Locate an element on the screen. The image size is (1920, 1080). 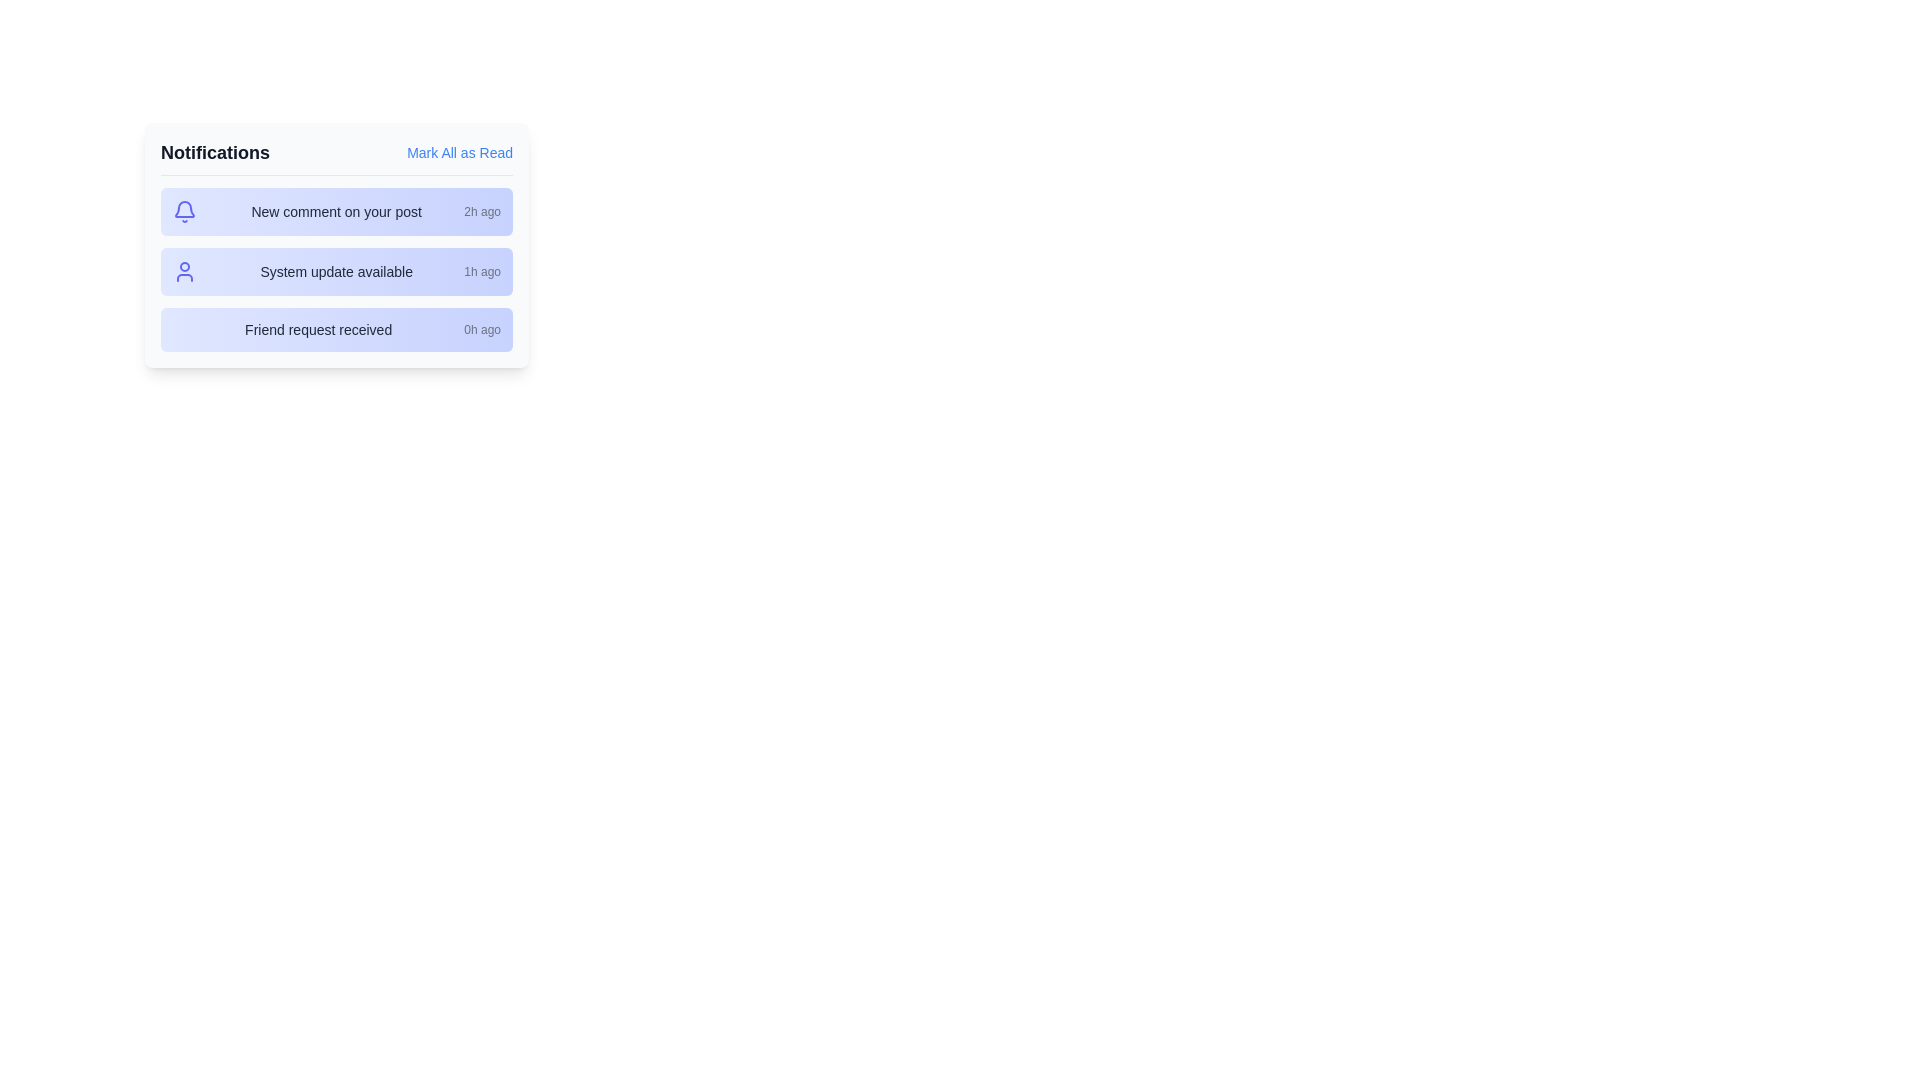
the text label displaying '2h ago', which is styled in light gray and positioned to the right of 'New comment on your post' is located at coordinates (482, 212).